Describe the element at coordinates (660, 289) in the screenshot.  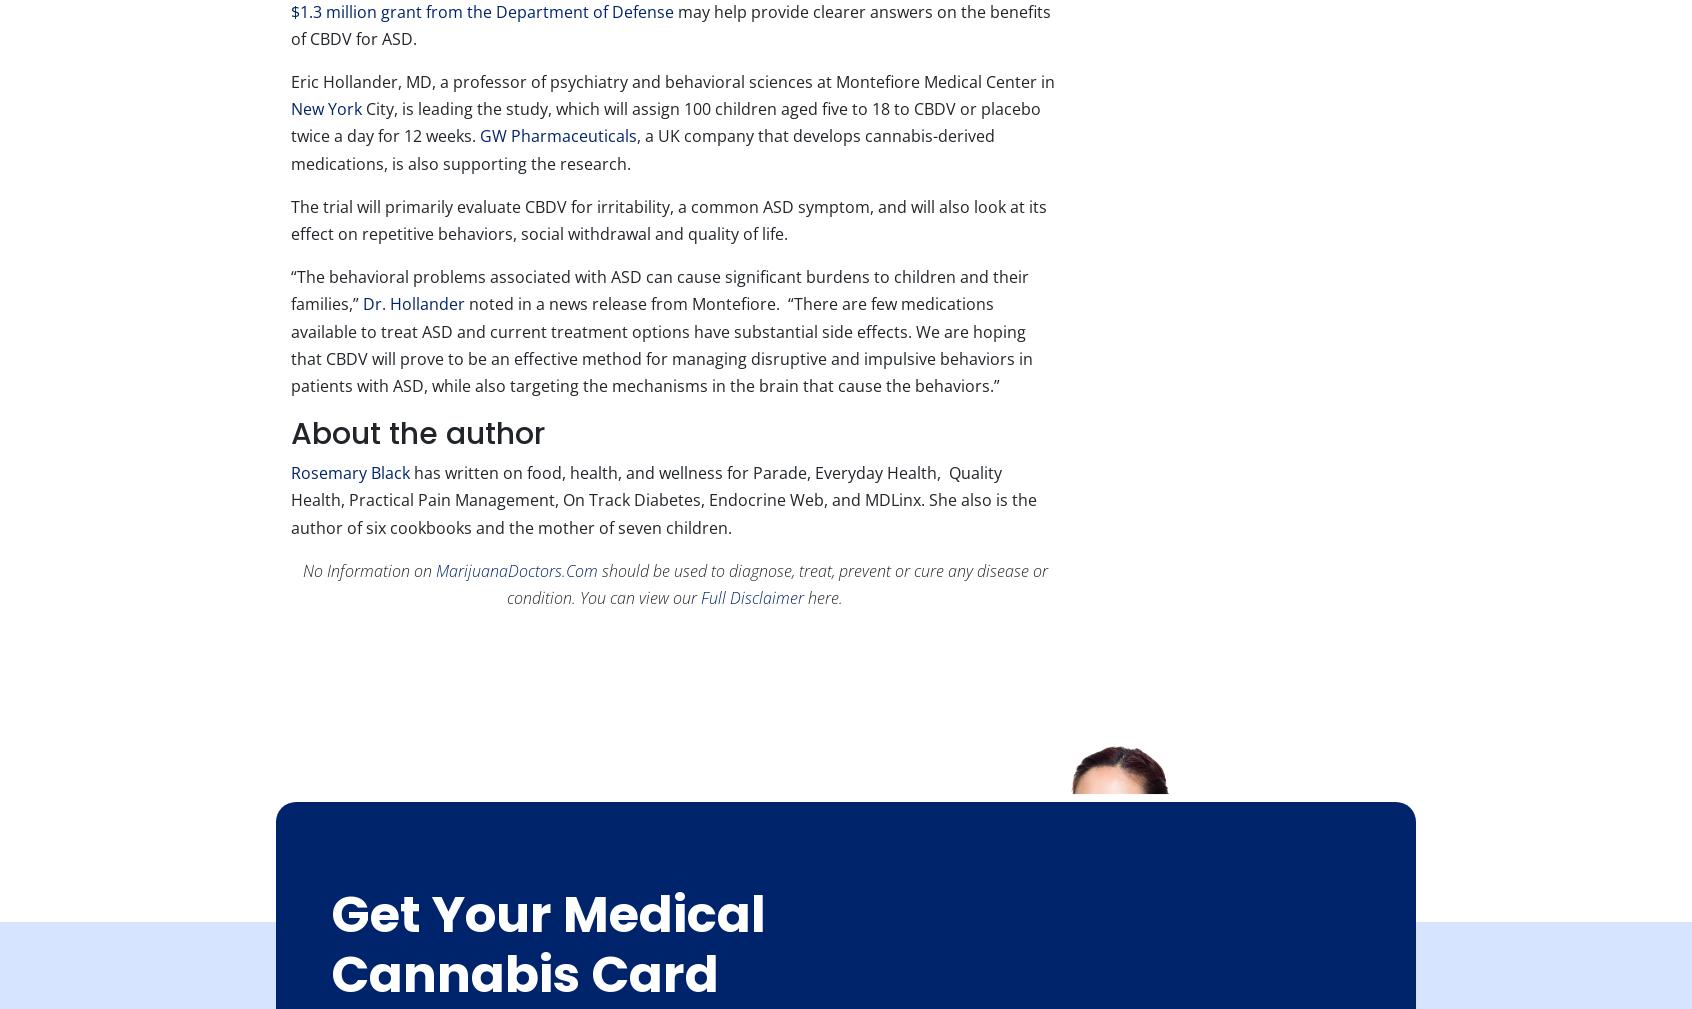
I see `'“The behavioral problems associated with ASD can cause significant burdens to children and their families,”'` at that location.